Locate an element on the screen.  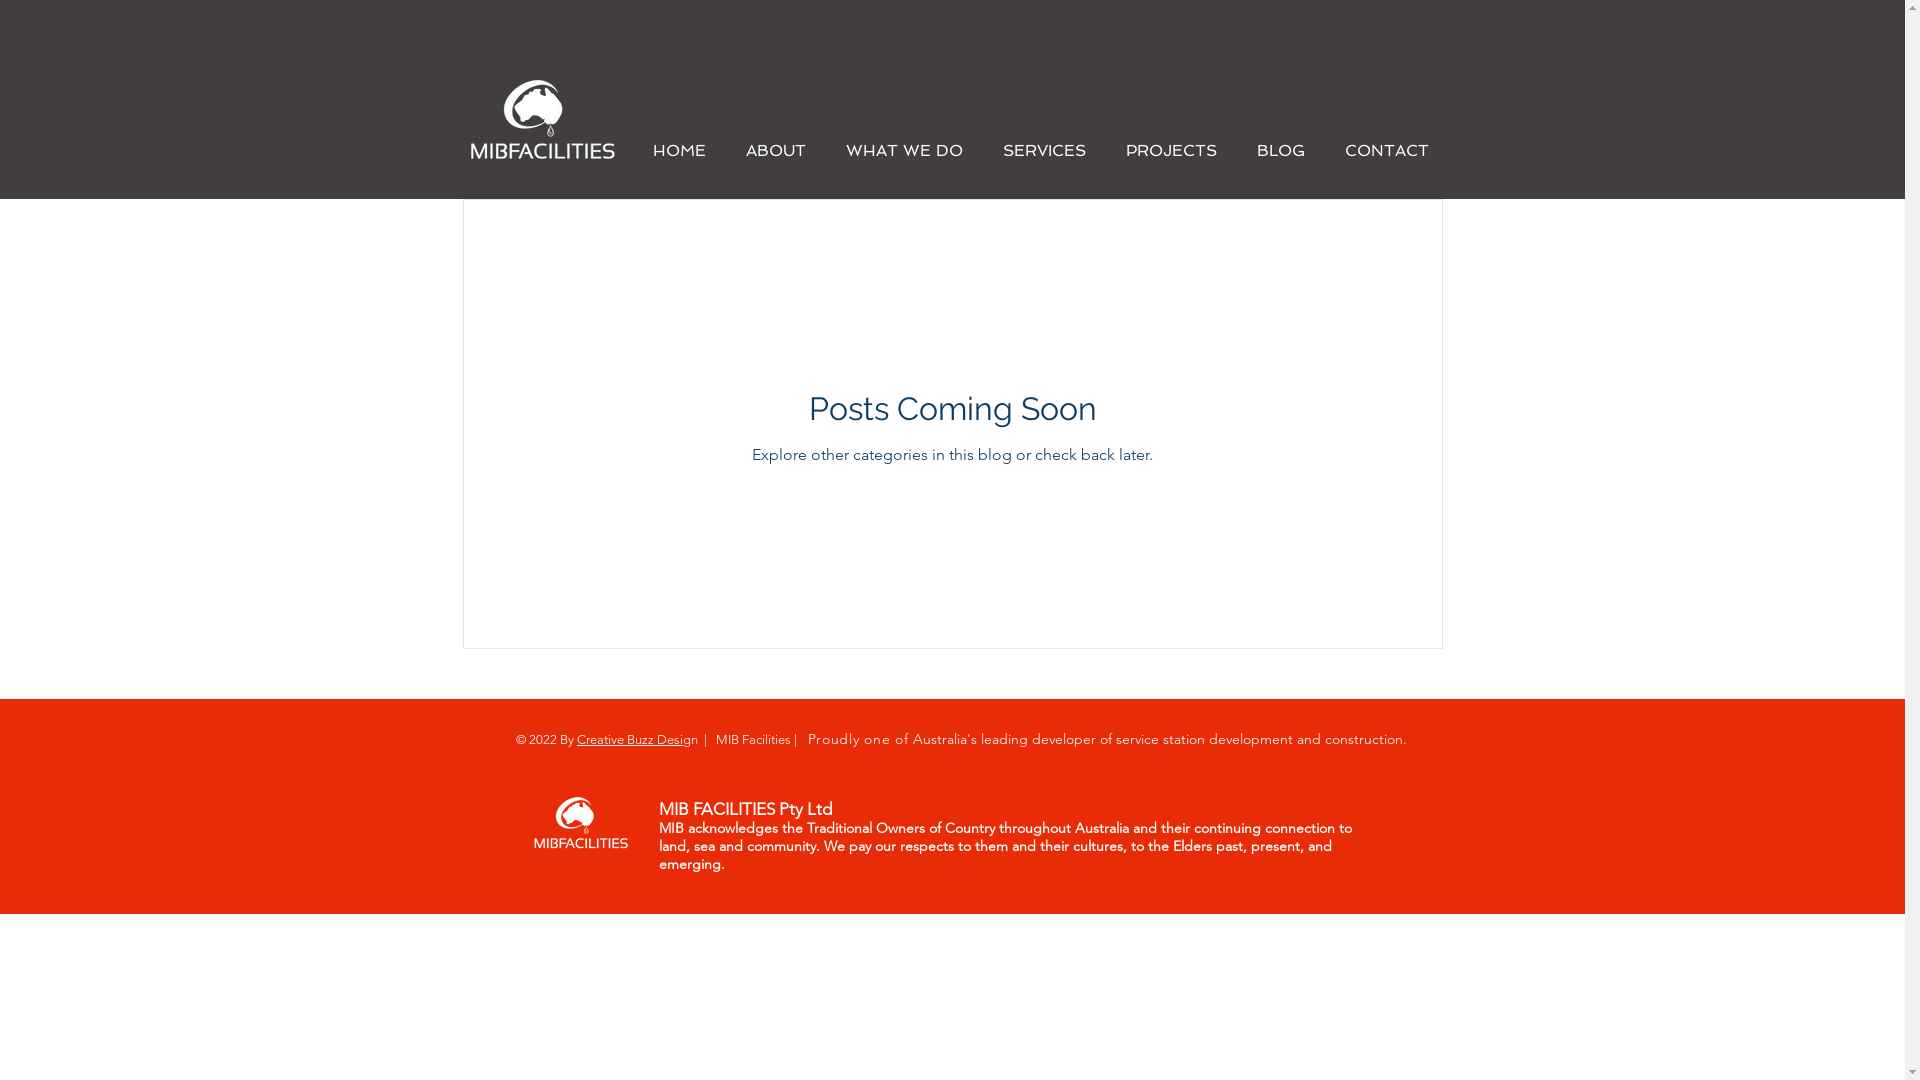
'CONTACT' is located at coordinates (1385, 149).